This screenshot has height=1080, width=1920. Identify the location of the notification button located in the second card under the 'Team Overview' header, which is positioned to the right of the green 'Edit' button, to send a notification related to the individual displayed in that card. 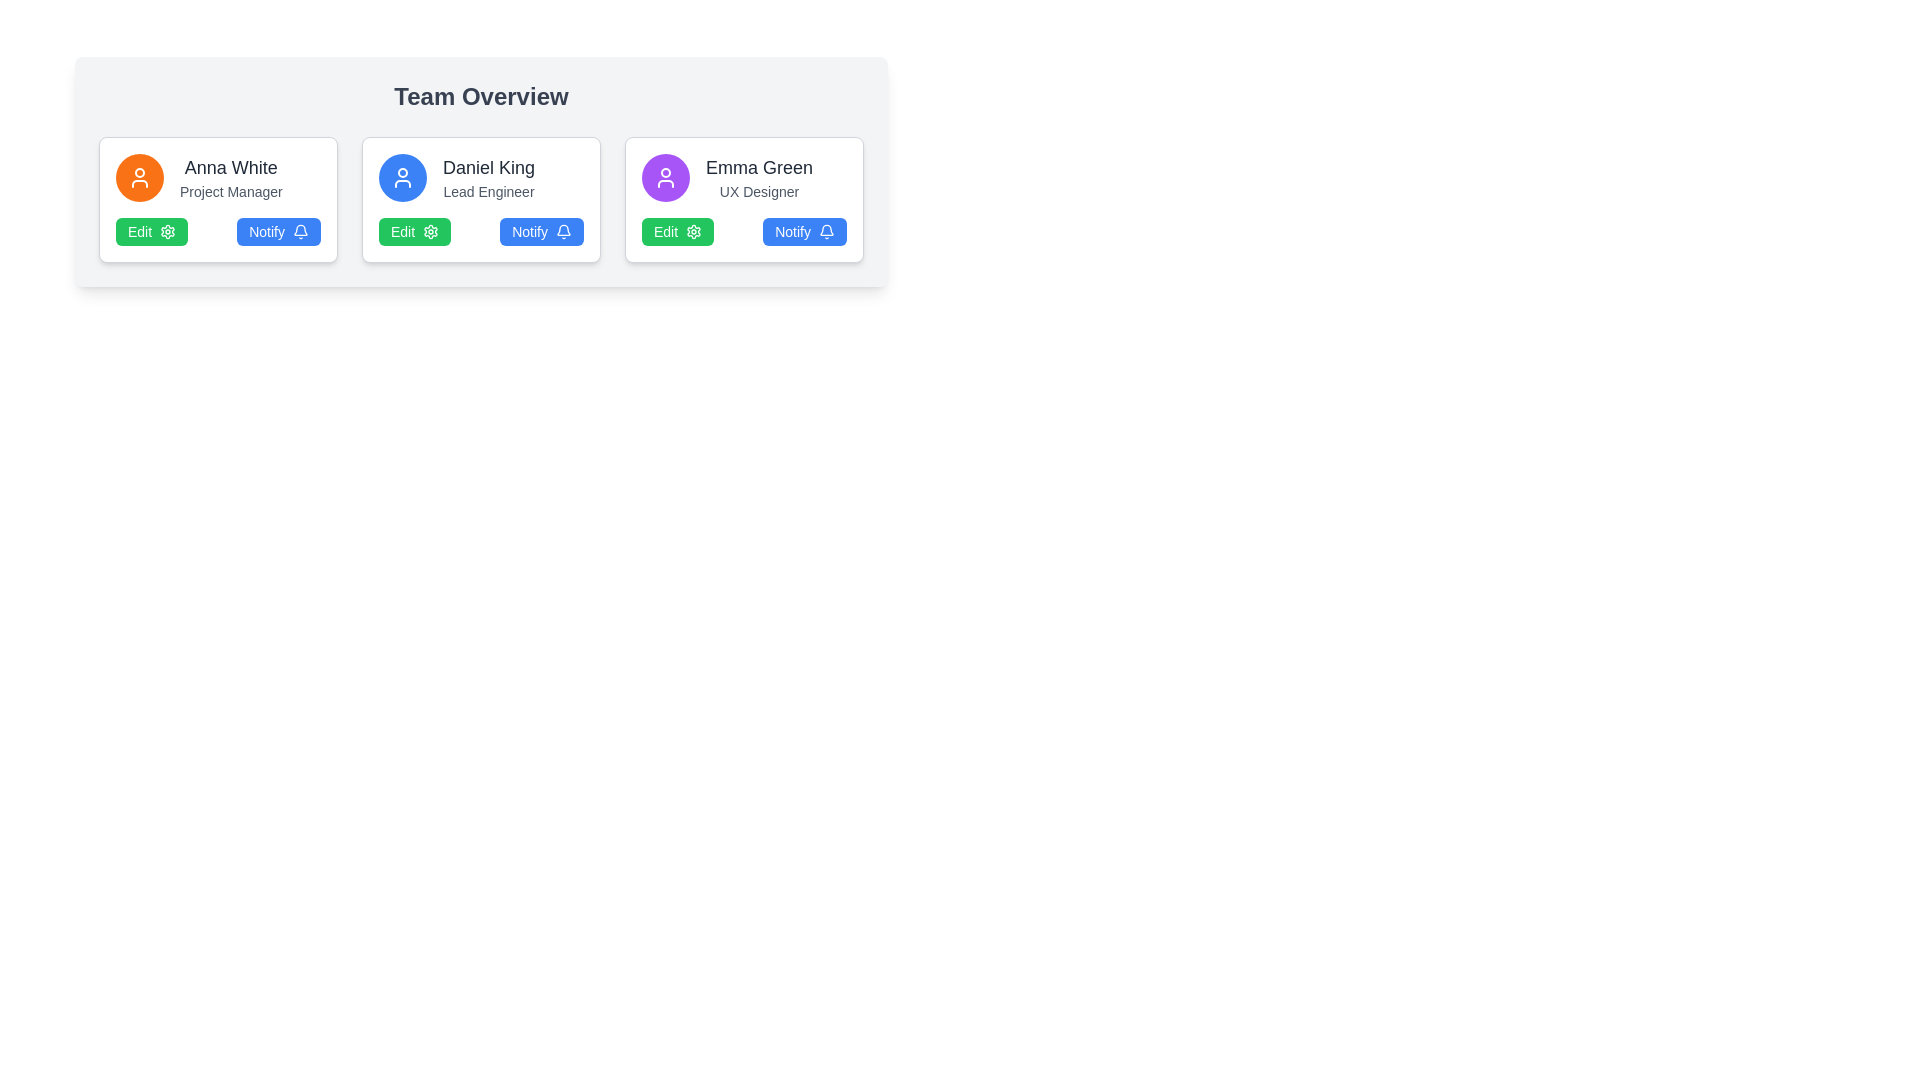
(542, 230).